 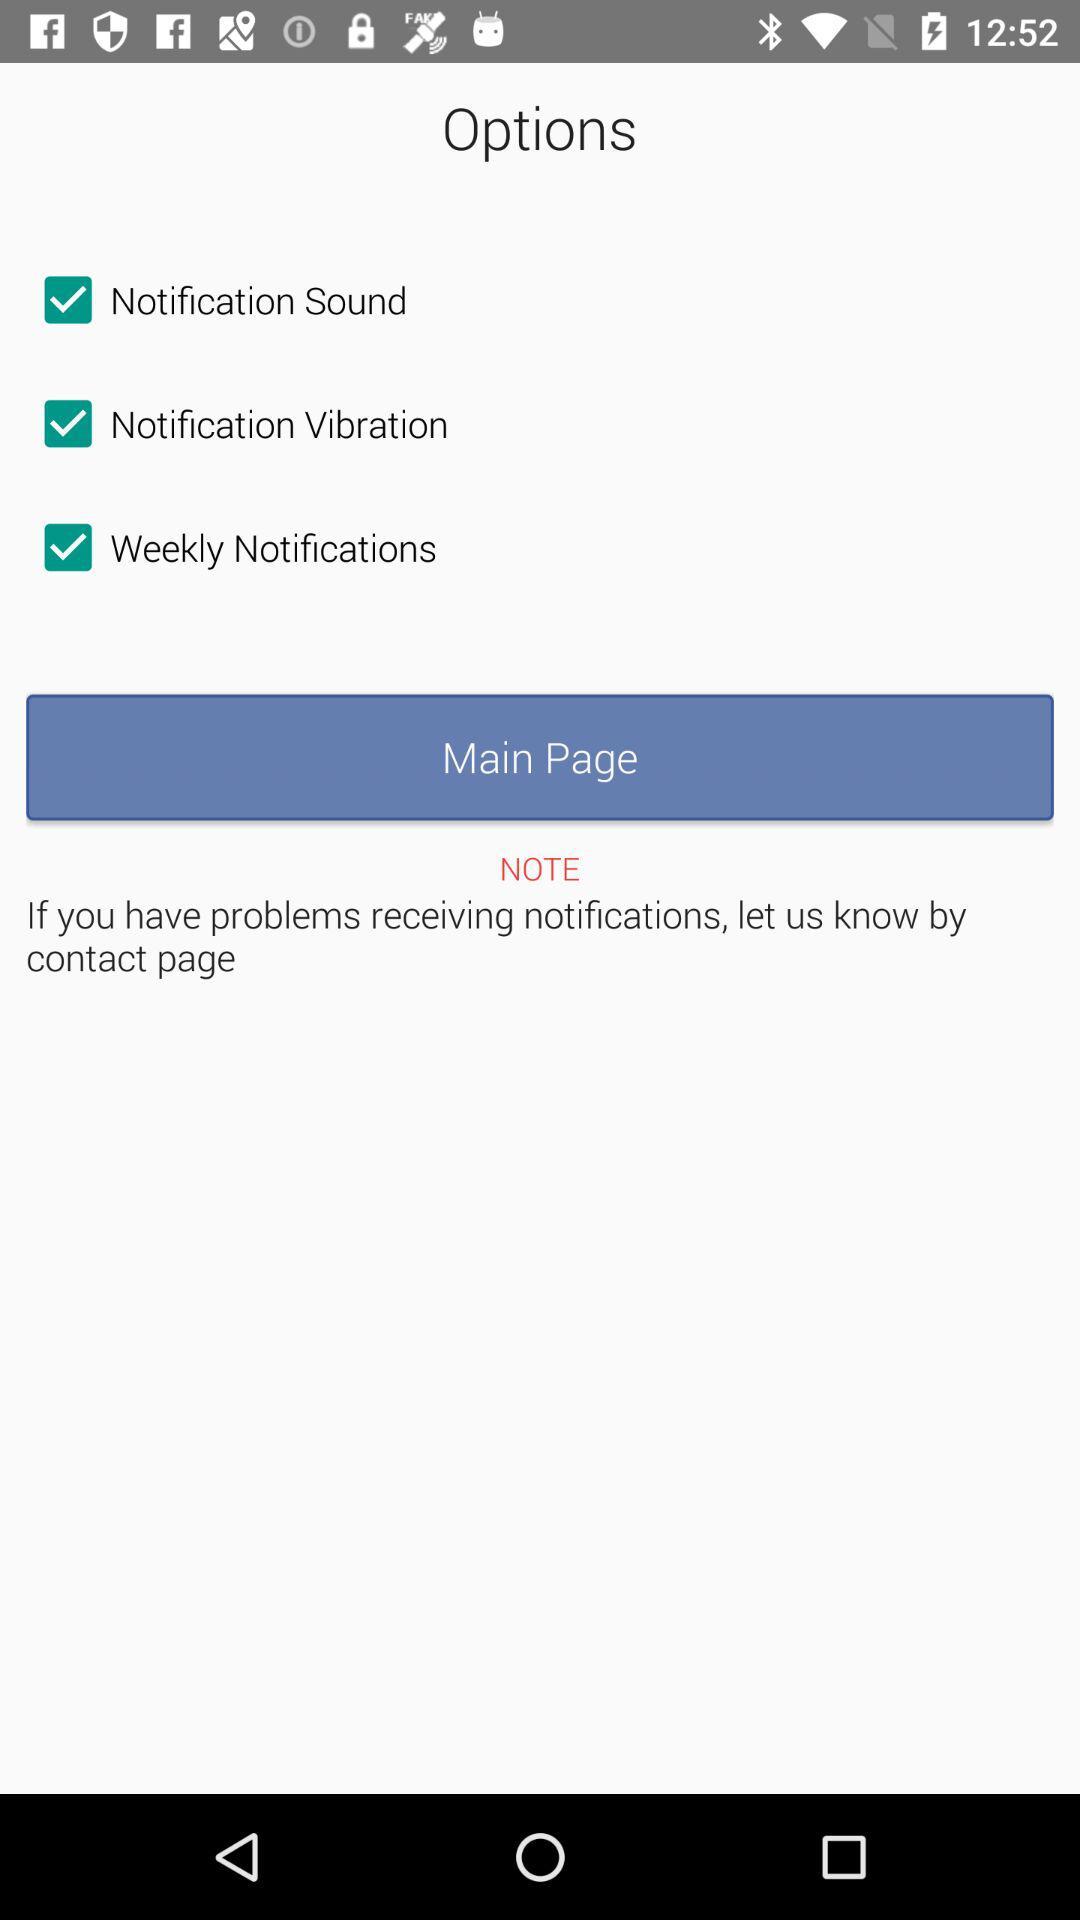 What do you see at coordinates (230, 547) in the screenshot?
I see `icon above main page icon` at bounding box center [230, 547].